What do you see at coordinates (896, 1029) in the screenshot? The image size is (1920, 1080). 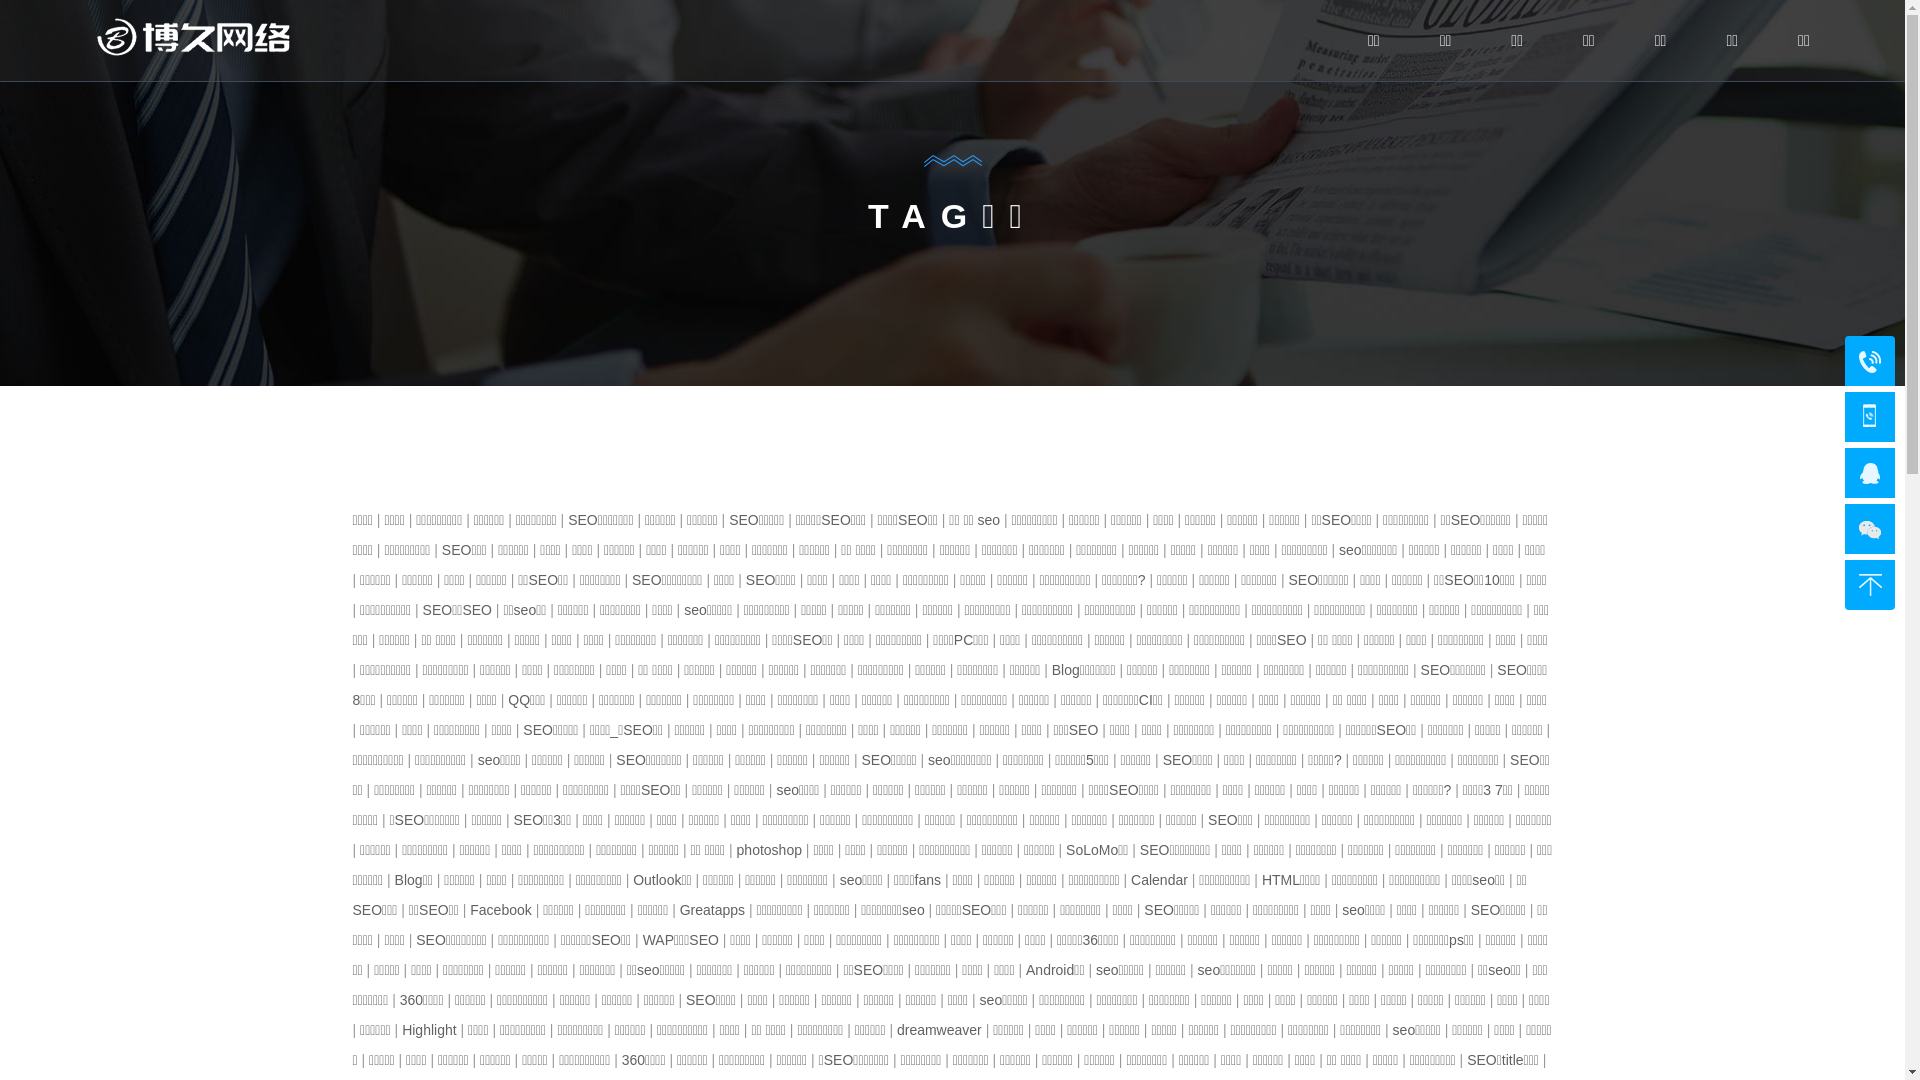 I see `'dreamweaver'` at bounding box center [896, 1029].